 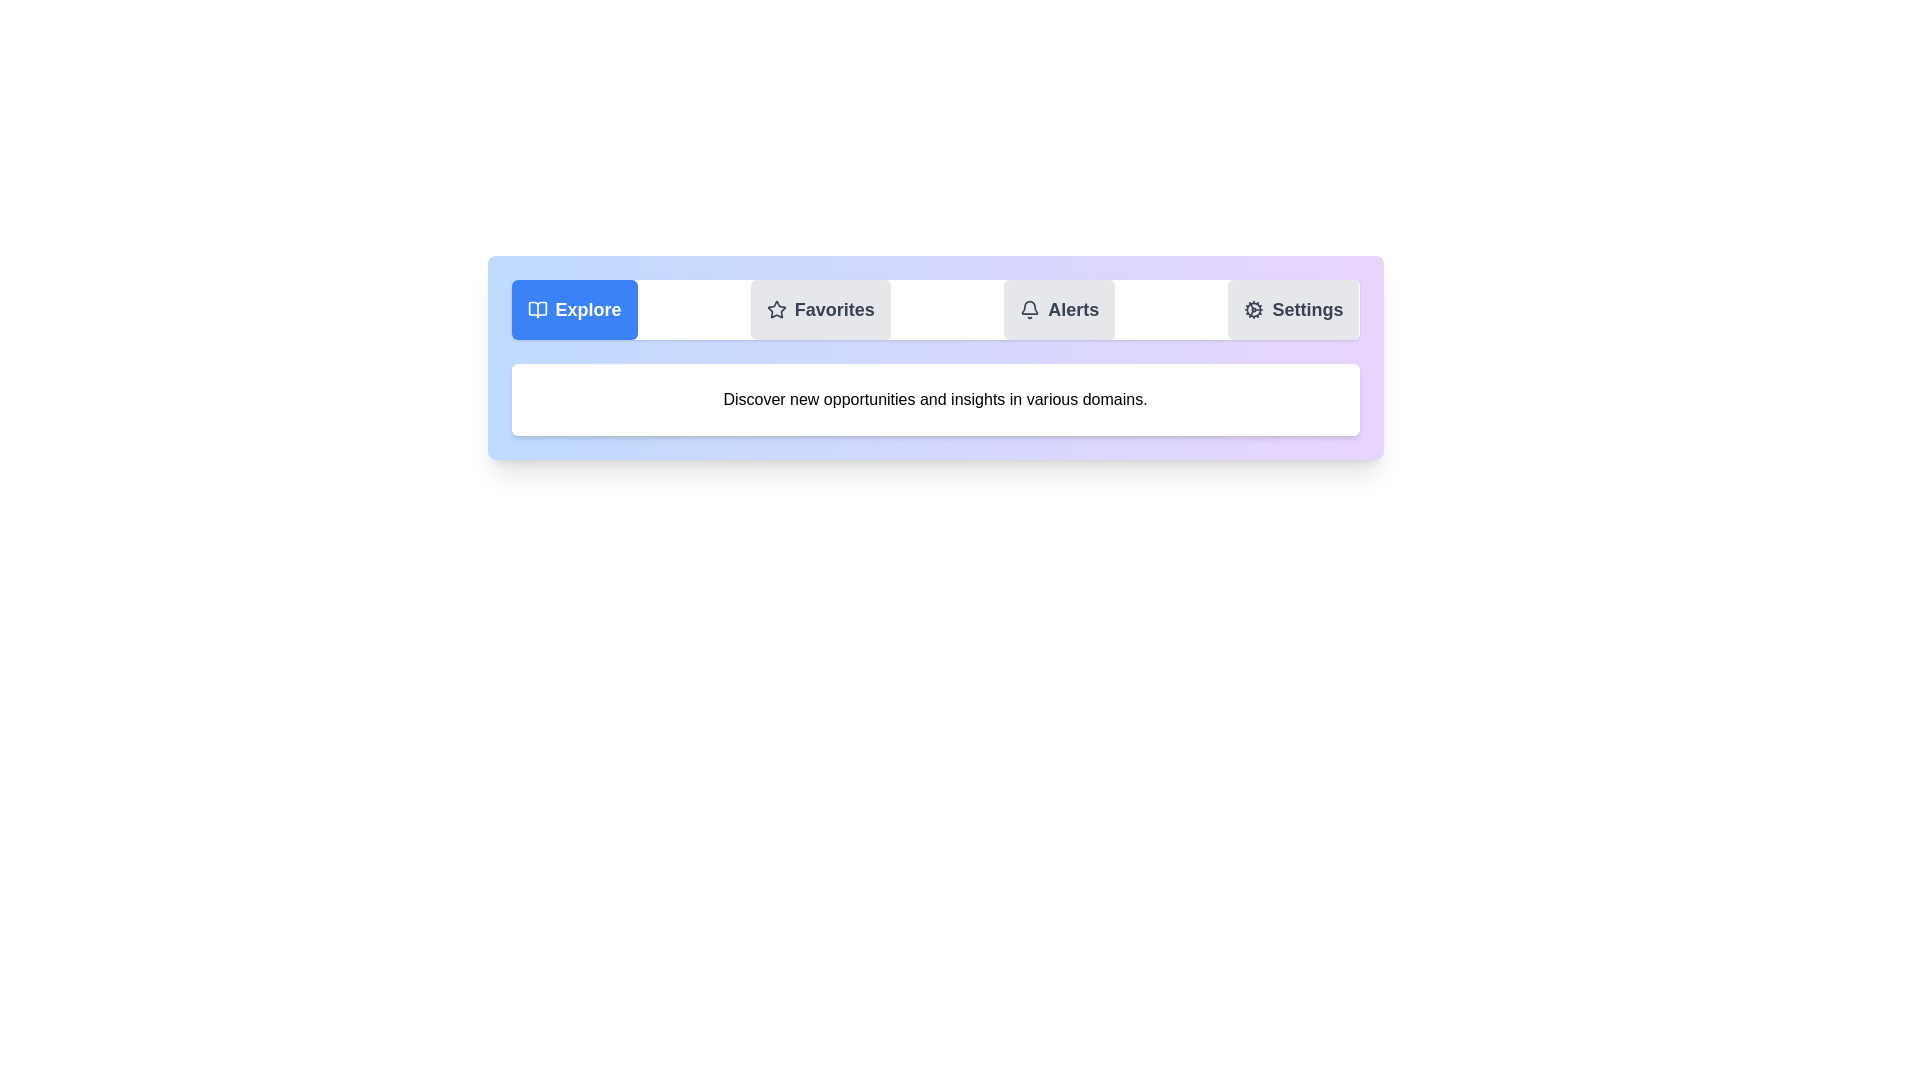 I want to click on the tab labeled Explore, so click(x=573, y=309).